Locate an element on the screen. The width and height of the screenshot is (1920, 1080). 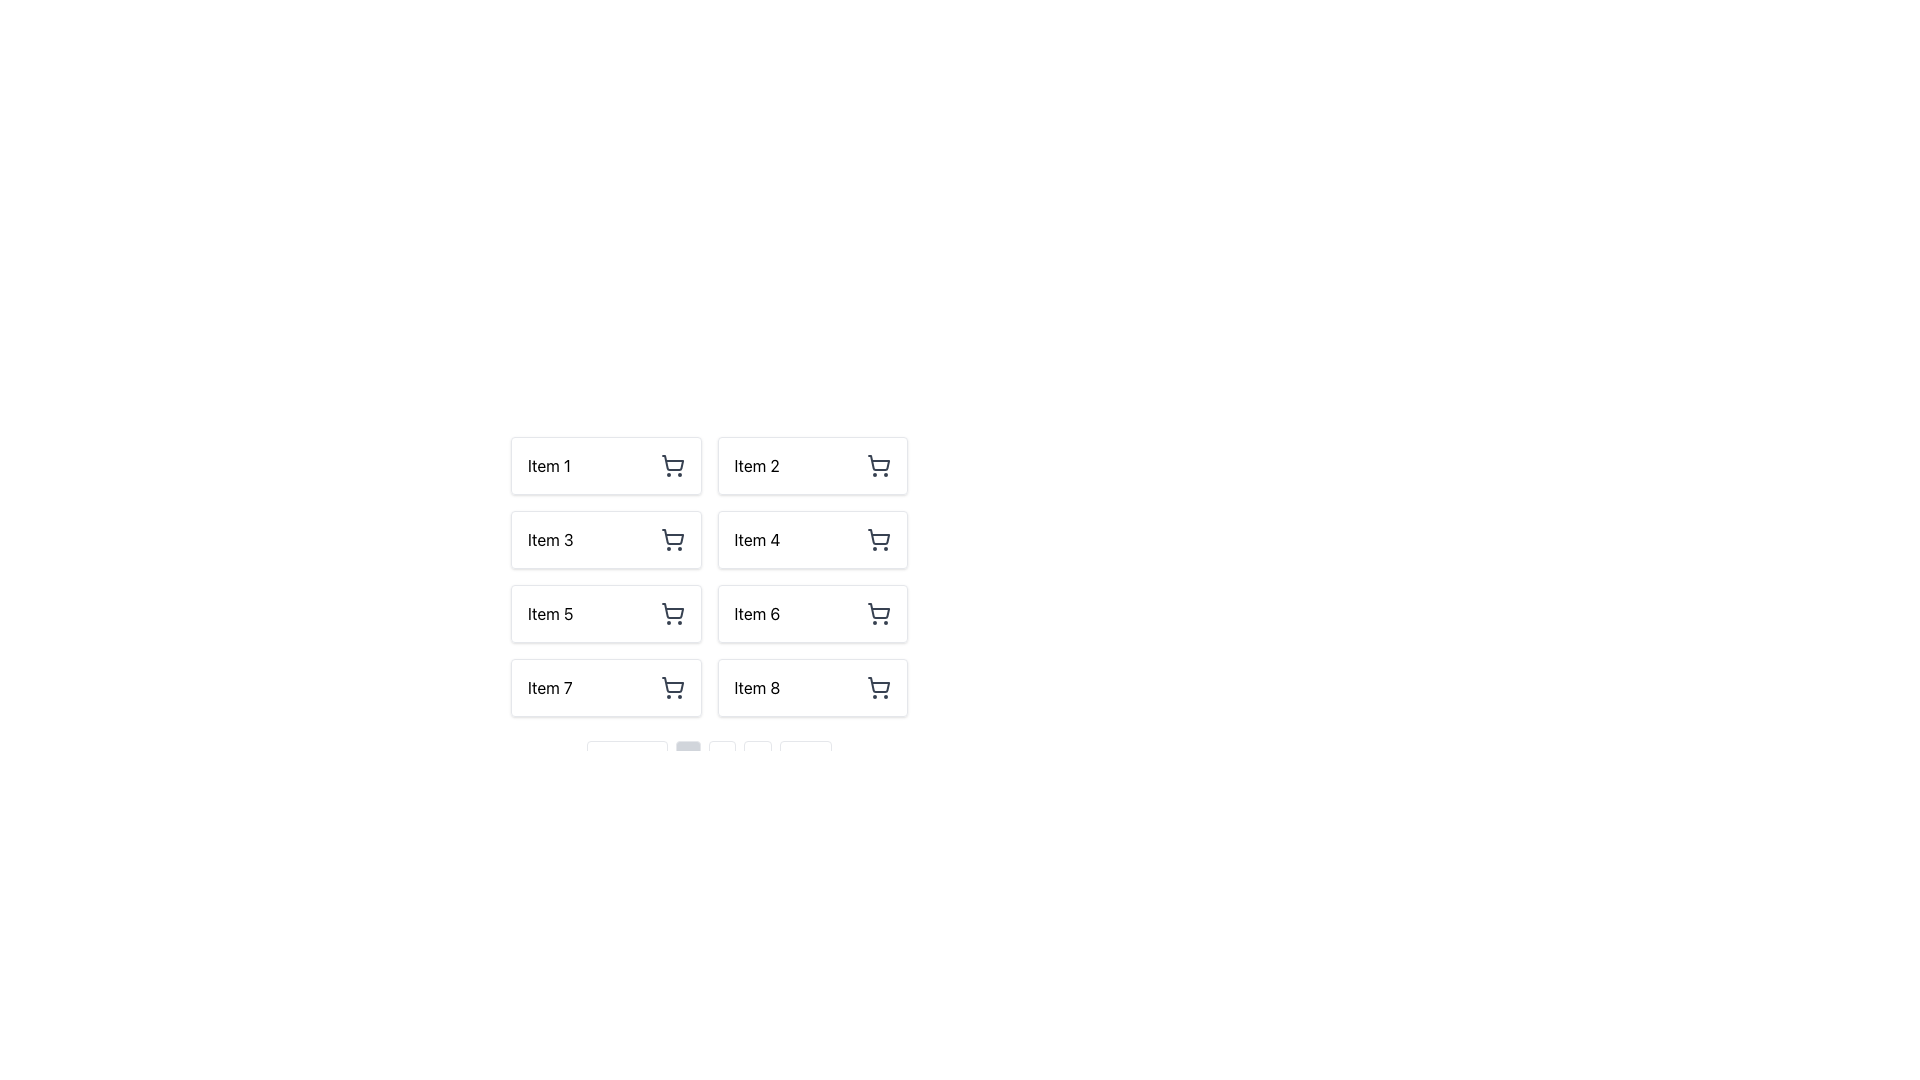
the grid component containing items from its current position is located at coordinates (709, 577).